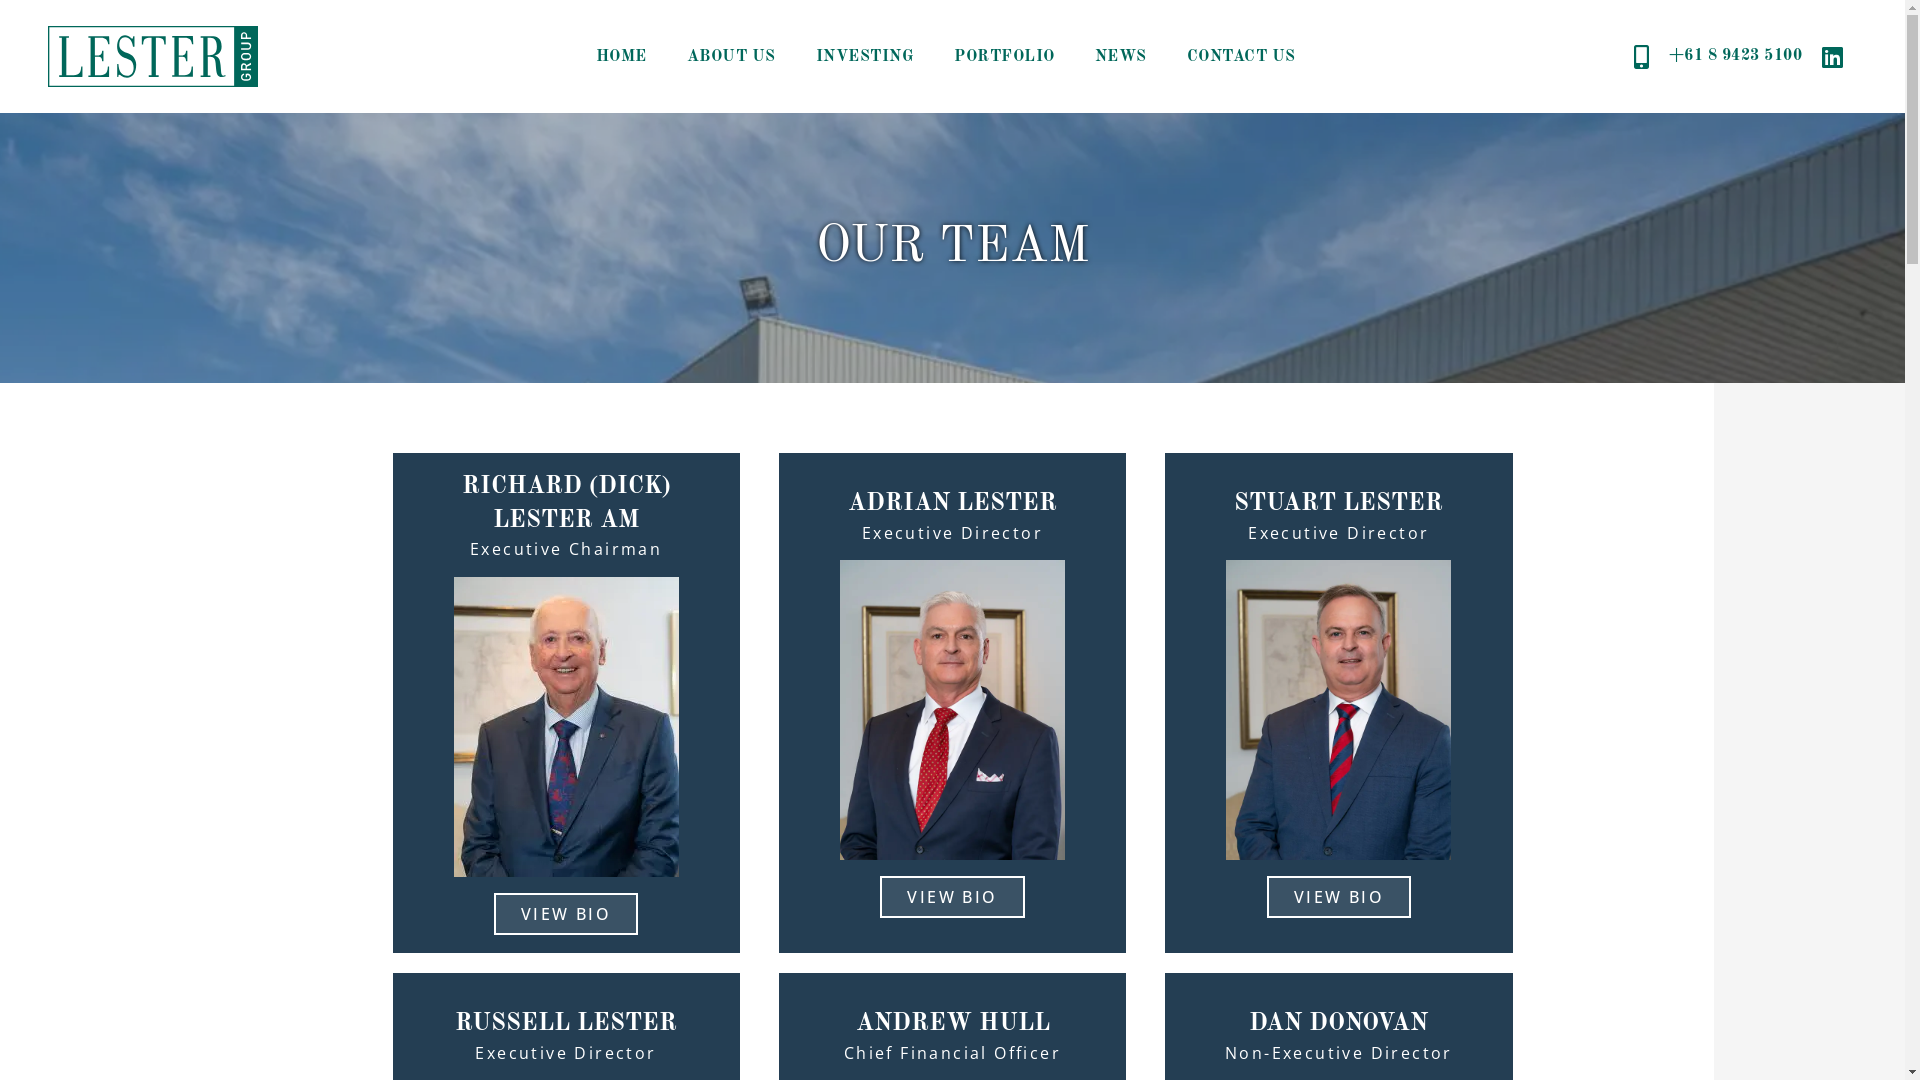 The image size is (1920, 1080). What do you see at coordinates (950, 896) in the screenshot?
I see `'VIEW BIO'` at bounding box center [950, 896].